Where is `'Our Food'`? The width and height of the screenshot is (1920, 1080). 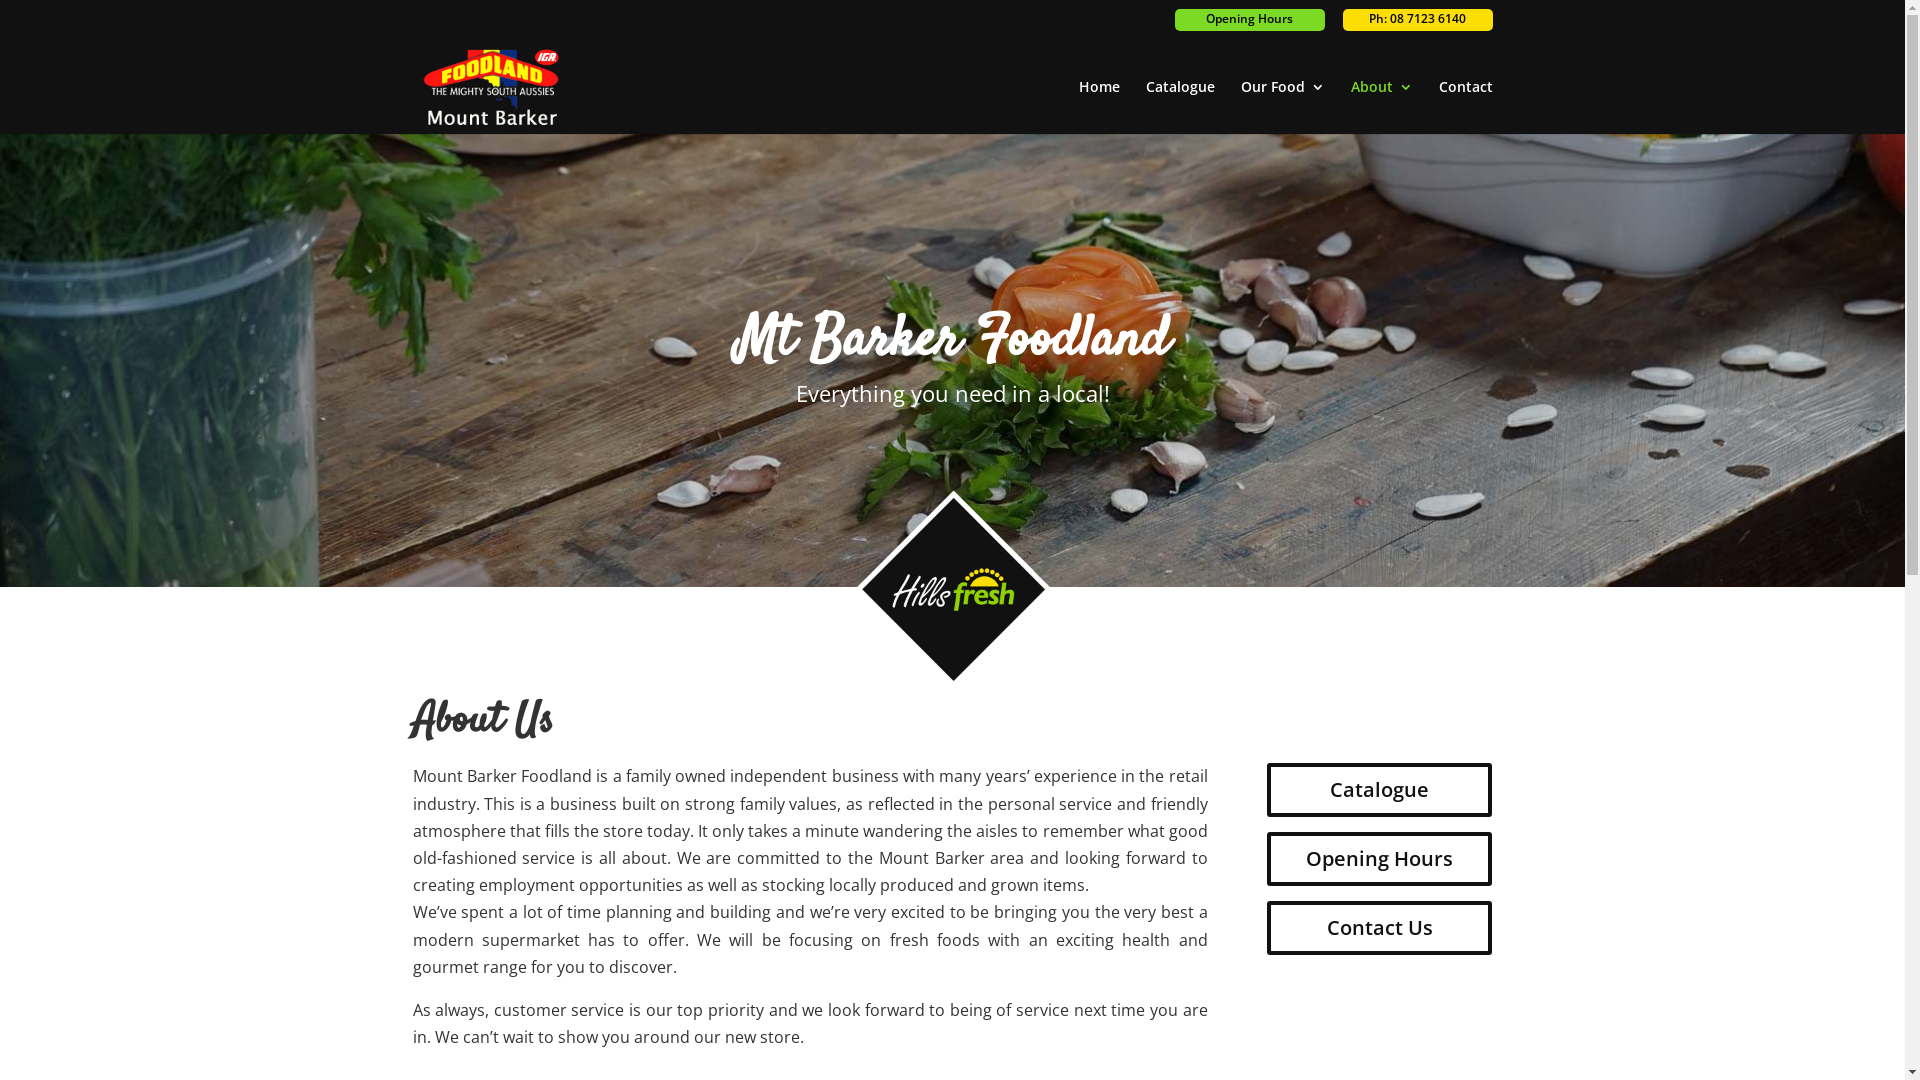 'Our Food' is located at coordinates (1281, 107).